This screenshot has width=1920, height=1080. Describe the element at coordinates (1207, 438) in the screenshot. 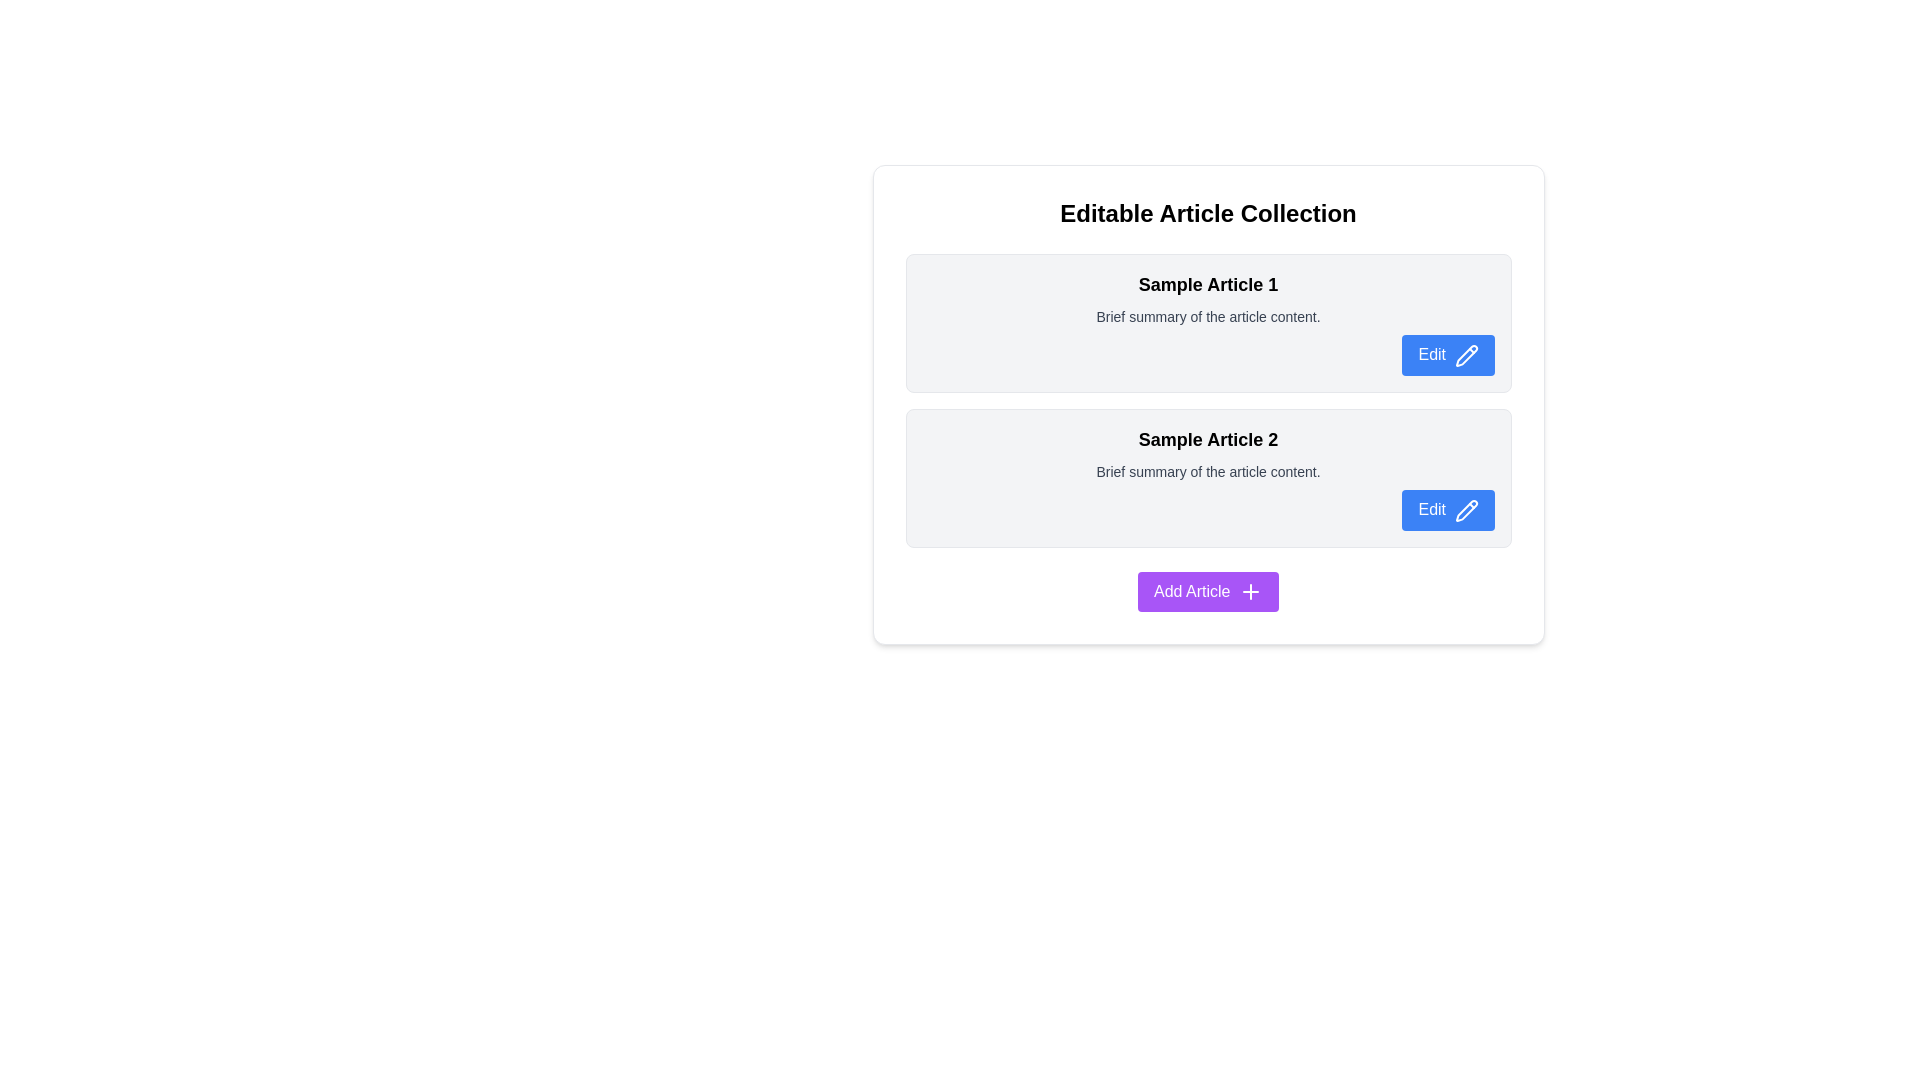

I see `the title text element that displays the article title, which is located at the top of the article group, above the 'Add Article' button` at that location.